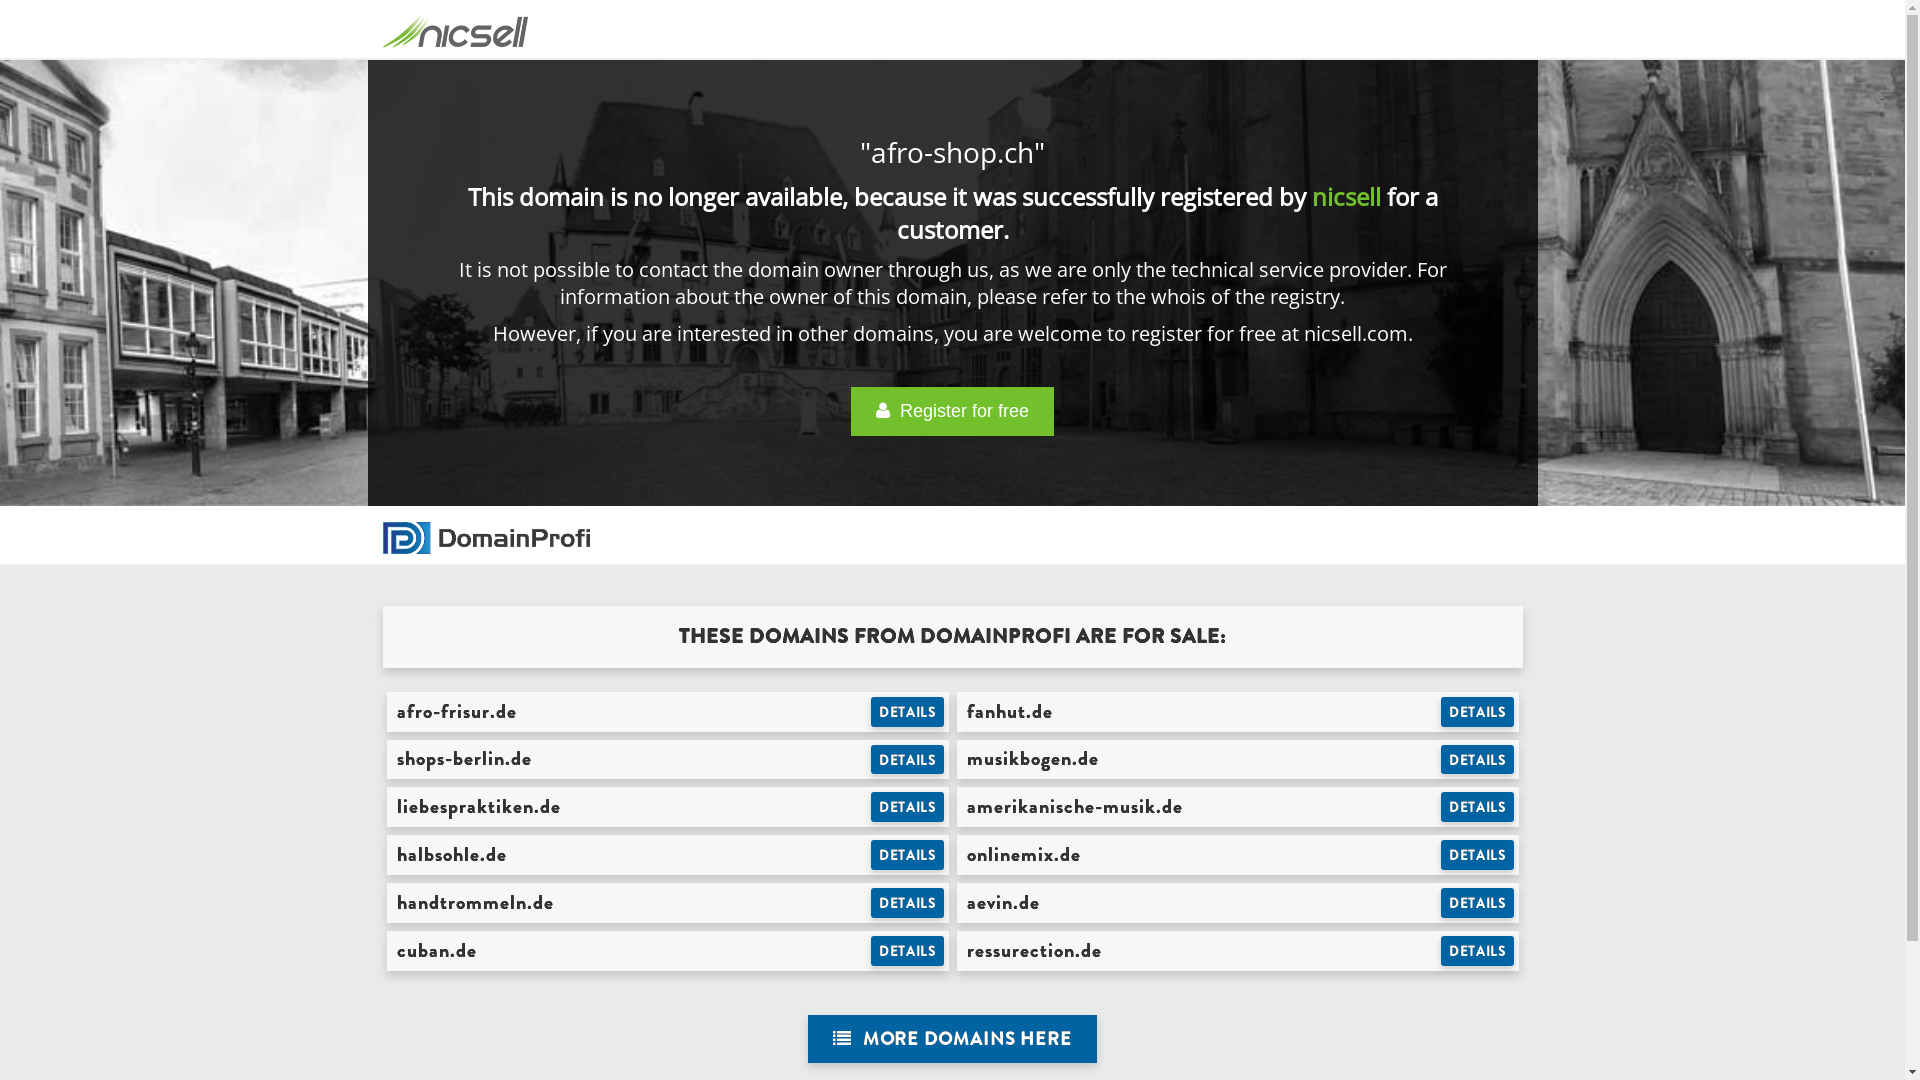 This screenshot has height=1080, width=1920. What do you see at coordinates (906, 759) in the screenshot?
I see `'DETAILS'` at bounding box center [906, 759].